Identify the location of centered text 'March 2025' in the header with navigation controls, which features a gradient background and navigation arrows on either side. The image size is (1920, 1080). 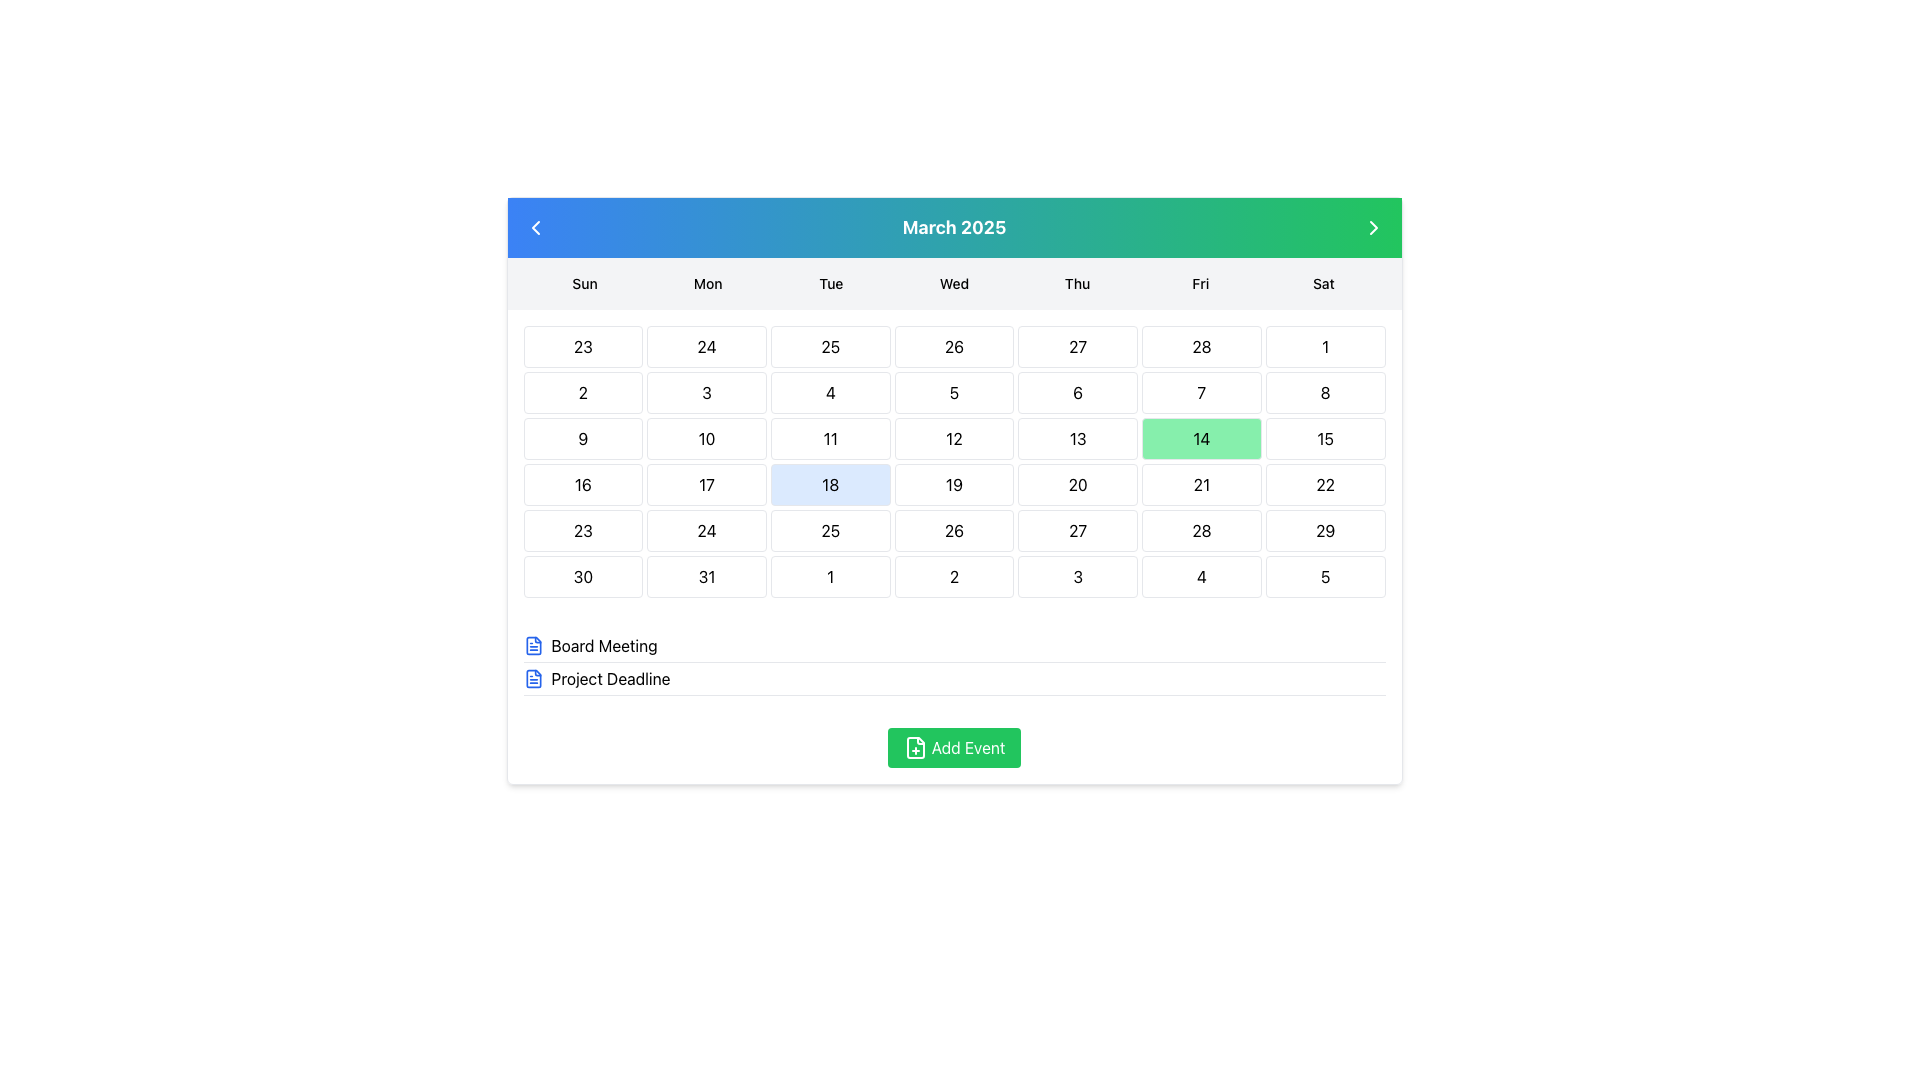
(953, 226).